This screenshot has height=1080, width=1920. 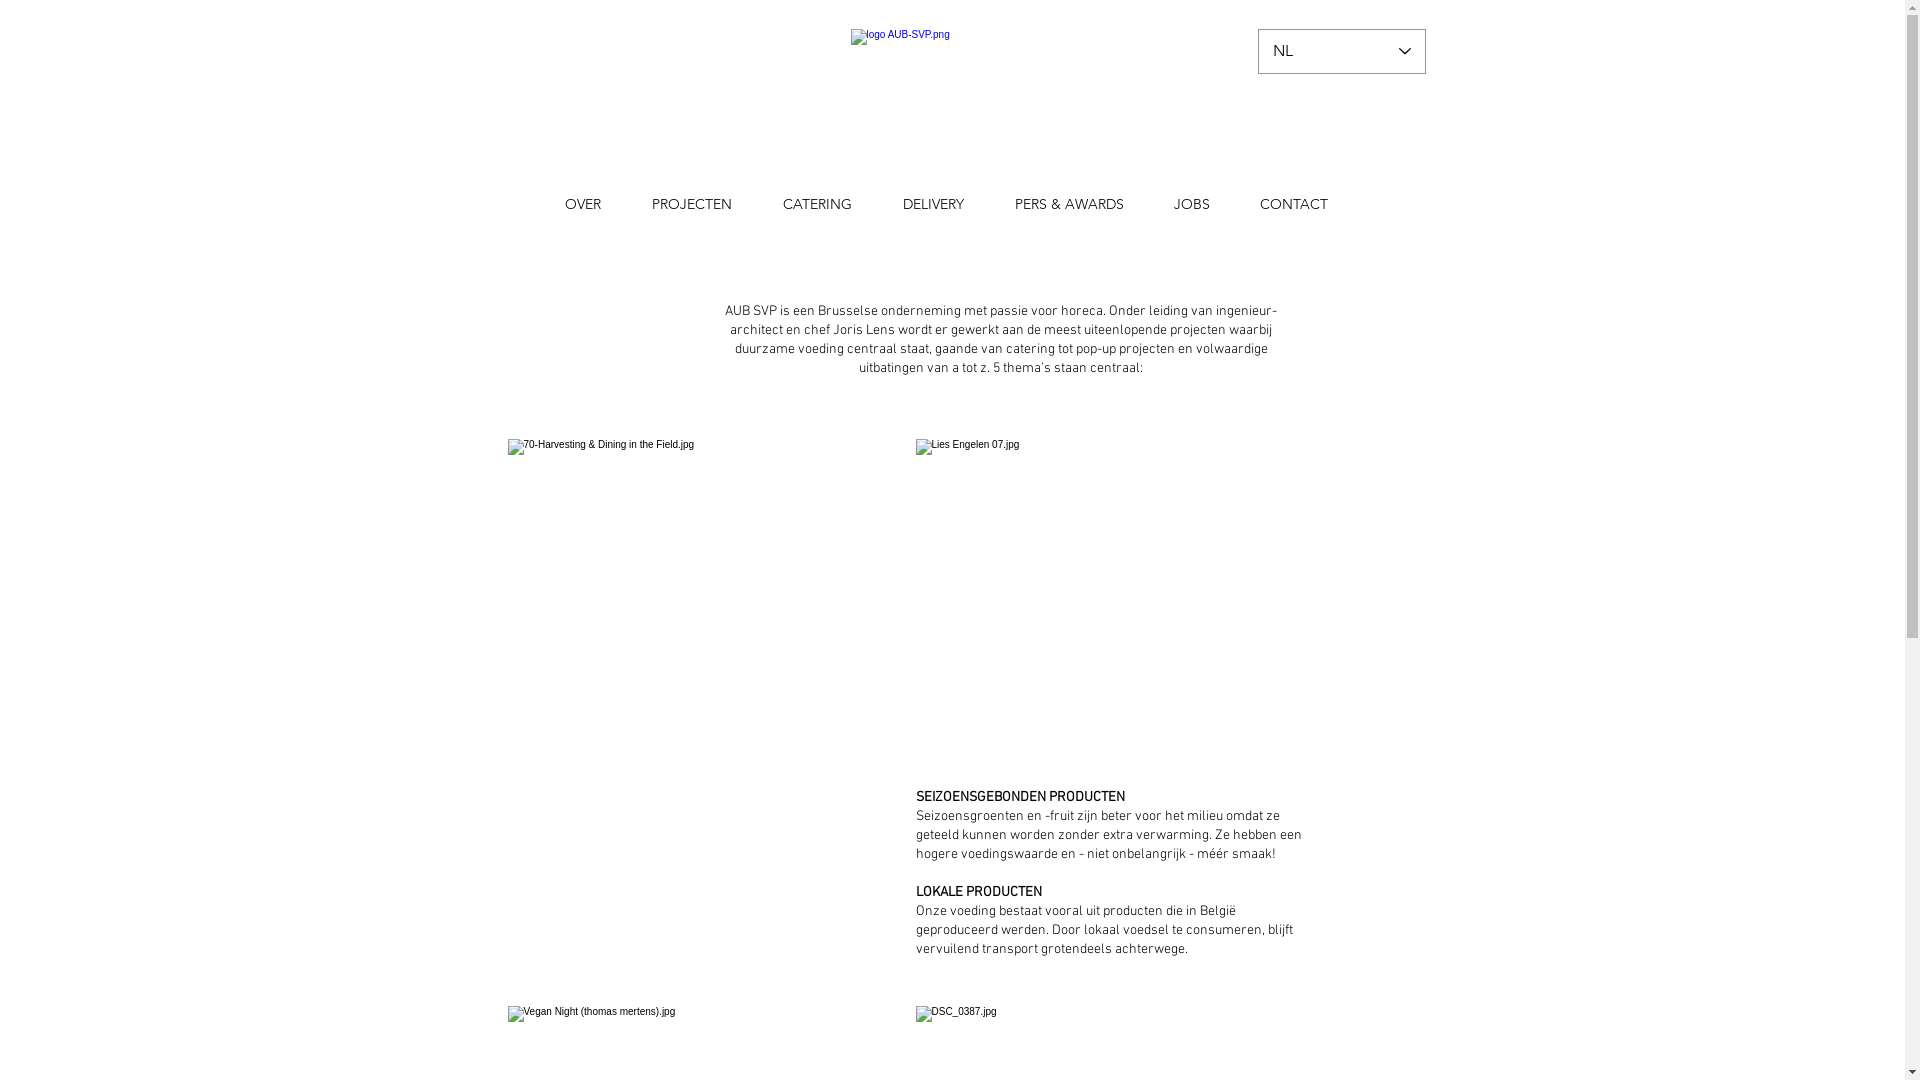 What do you see at coordinates (1147, 204) in the screenshot?
I see `'JOBS'` at bounding box center [1147, 204].